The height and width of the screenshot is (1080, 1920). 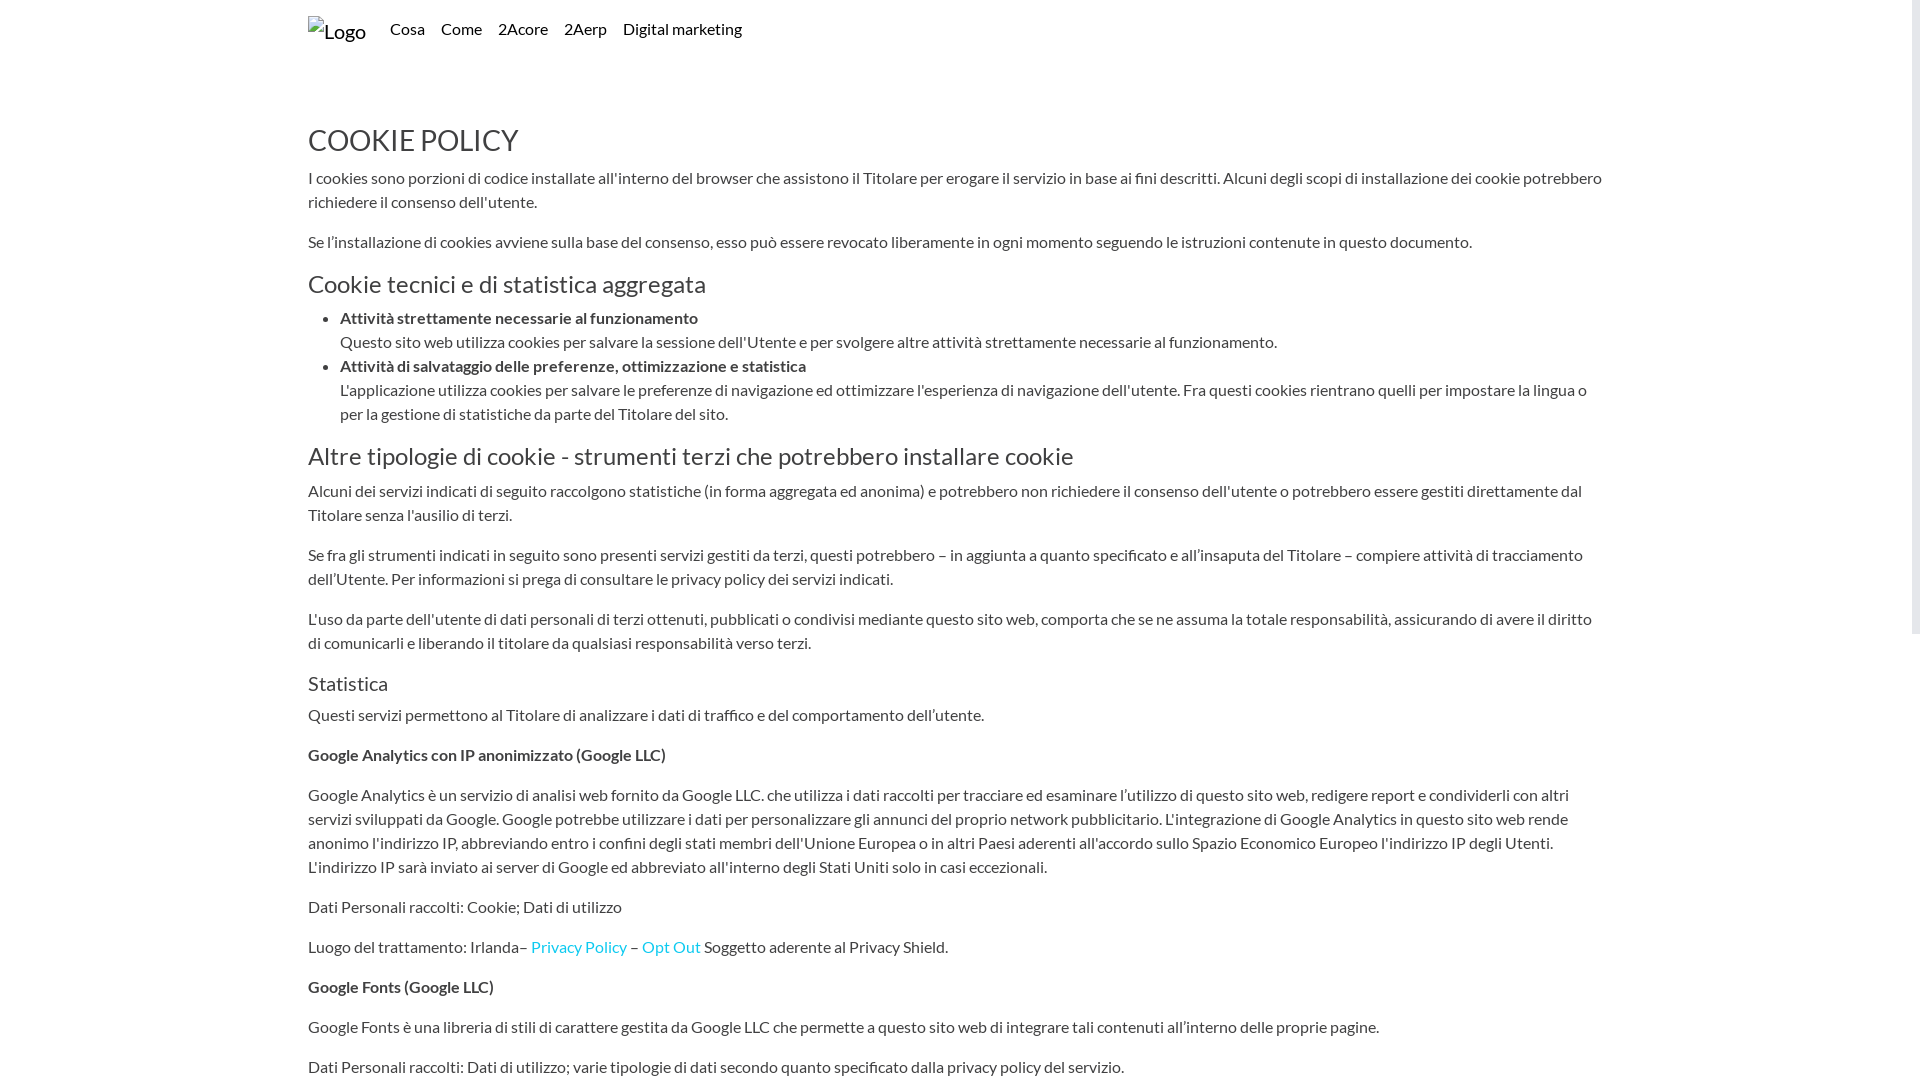 I want to click on 'Privacy Policy', so click(x=531, y=945).